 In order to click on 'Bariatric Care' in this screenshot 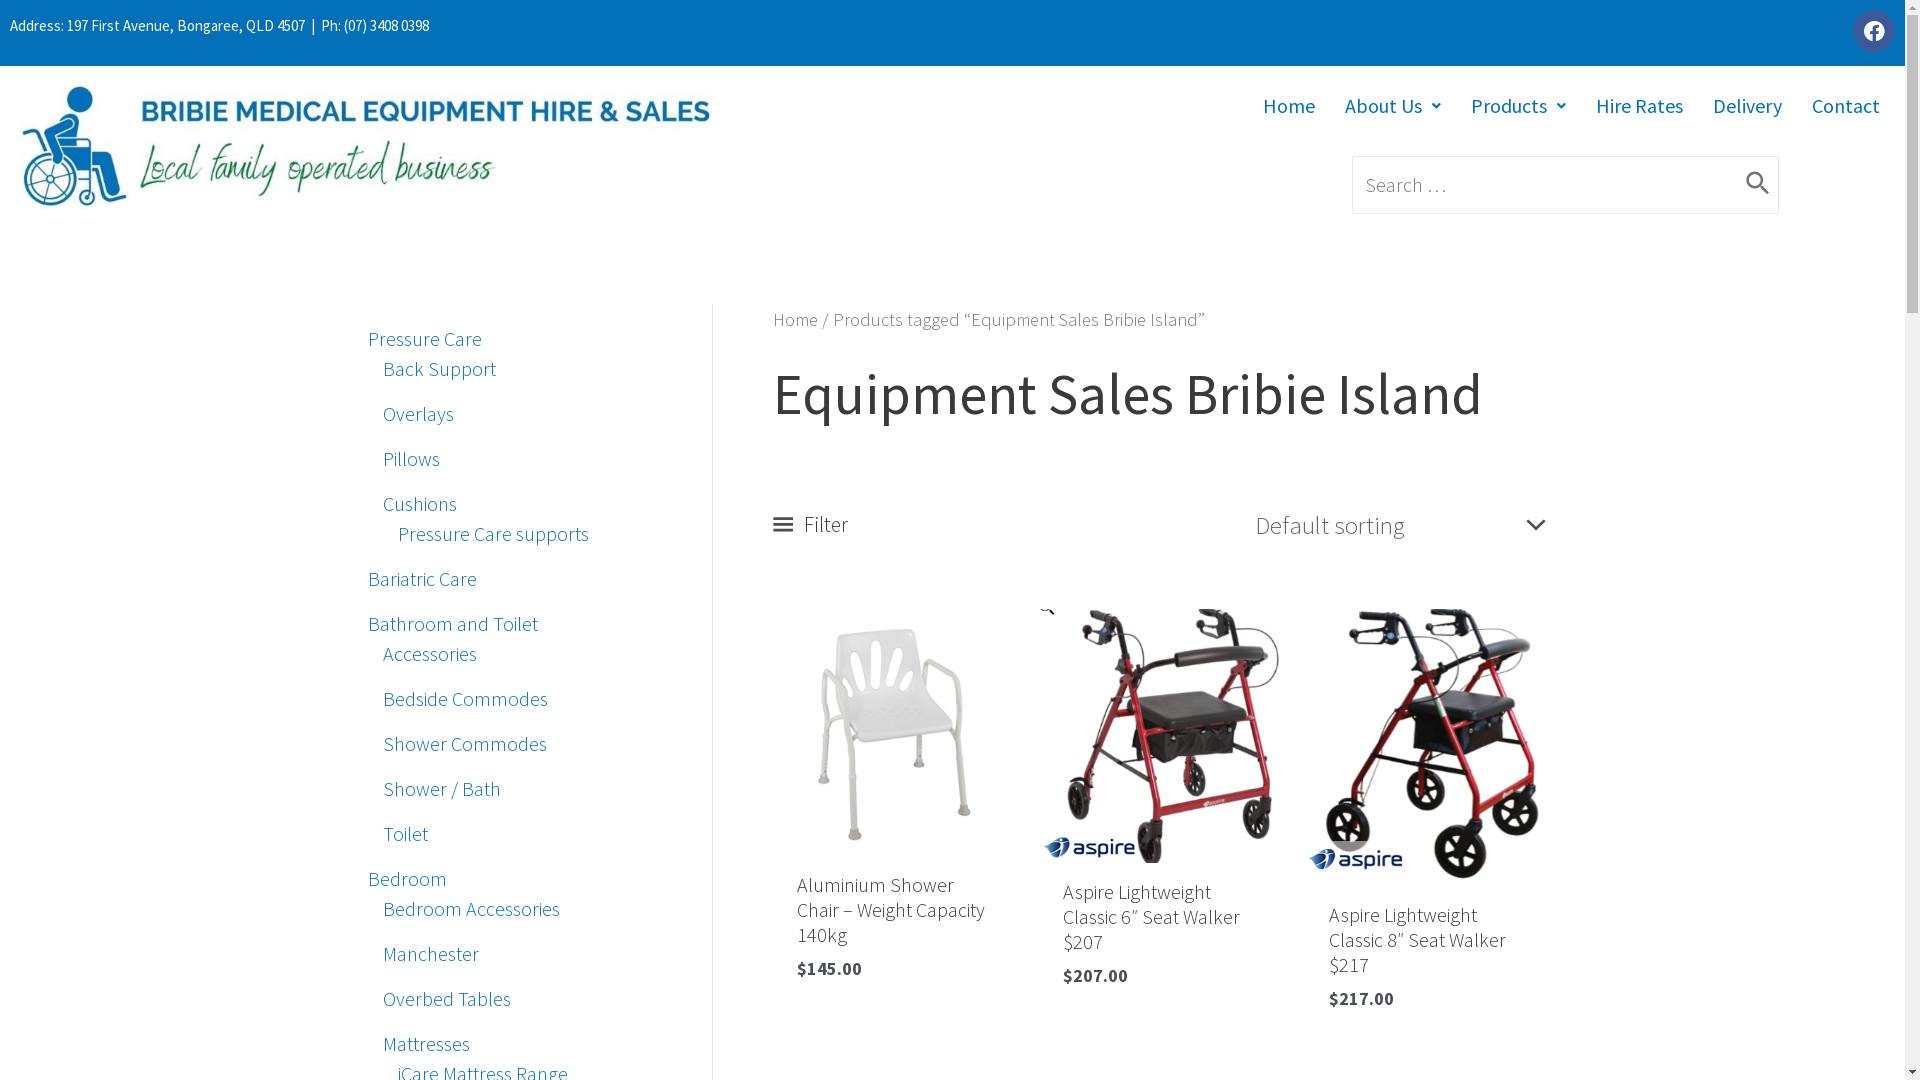, I will do `click(421, 578)`.